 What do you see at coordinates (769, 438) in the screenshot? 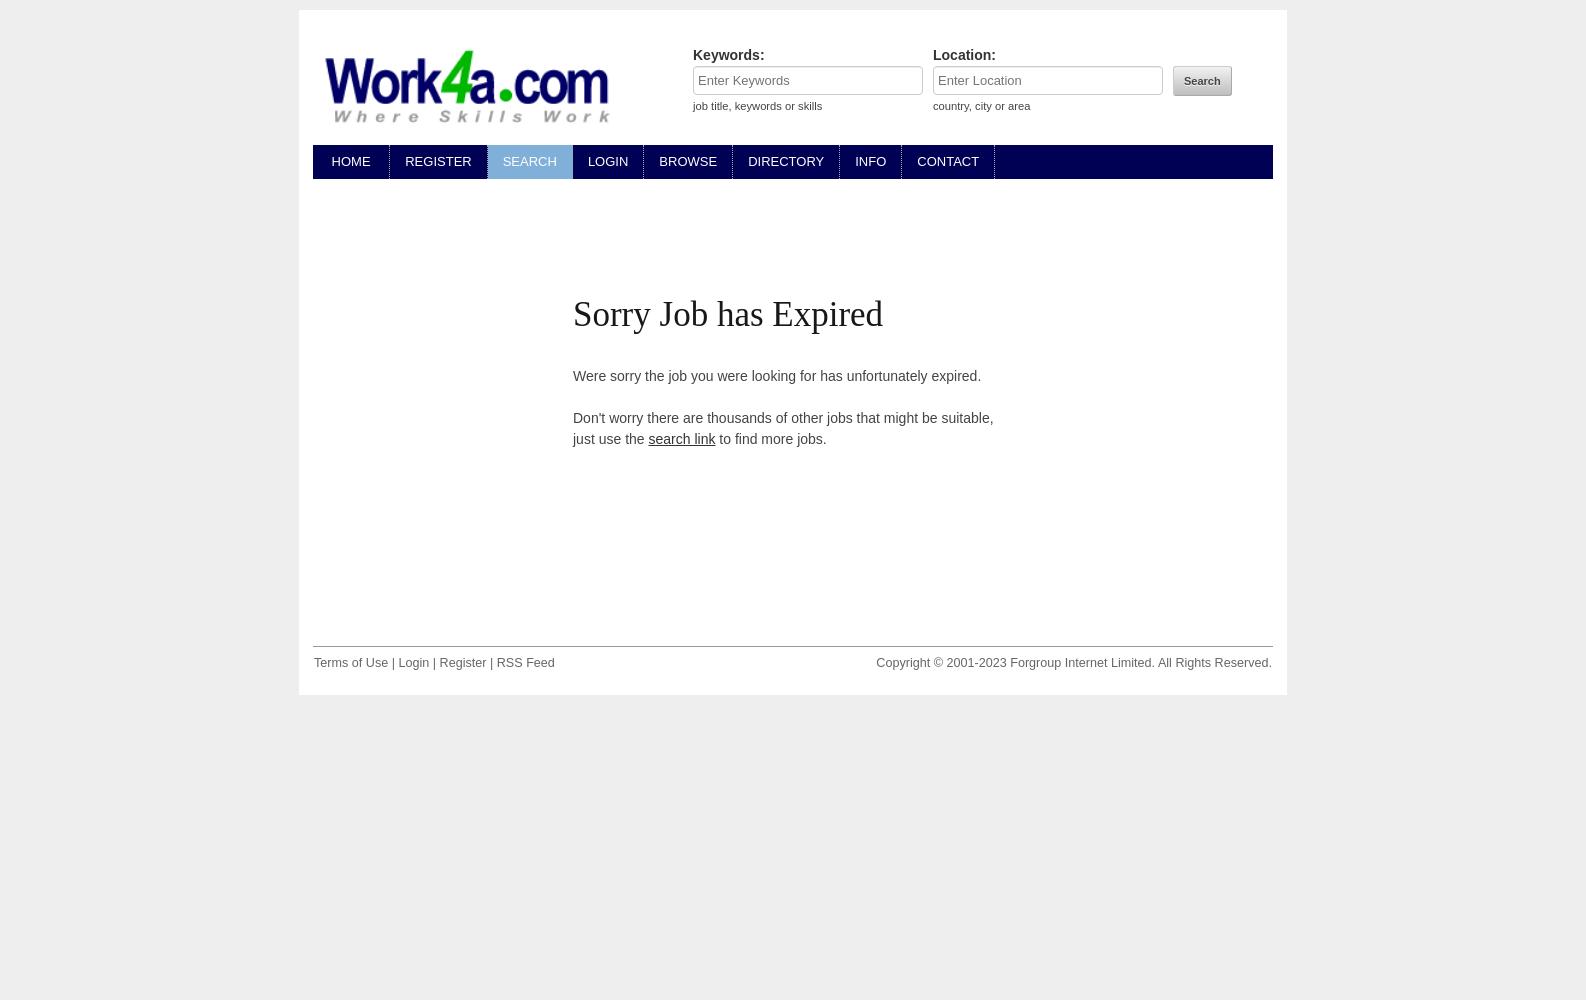
I see `'to find more jobs.'` at bounding box center [769, 438].